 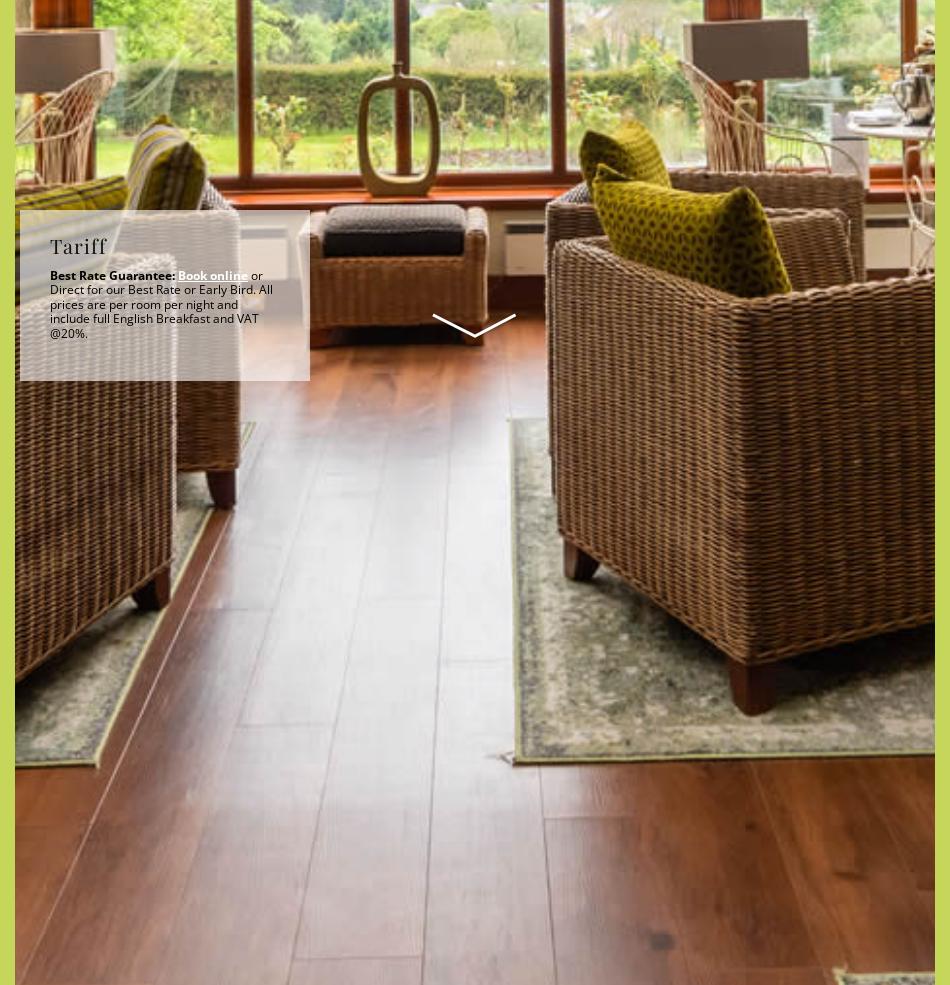 What do you see at coordinates (212, 677) in the screenshot?
I see `'Roman Road. Appleby-in-Westmorland, Cumbria, CA16 6JB'` at bounding box center [212, 677].